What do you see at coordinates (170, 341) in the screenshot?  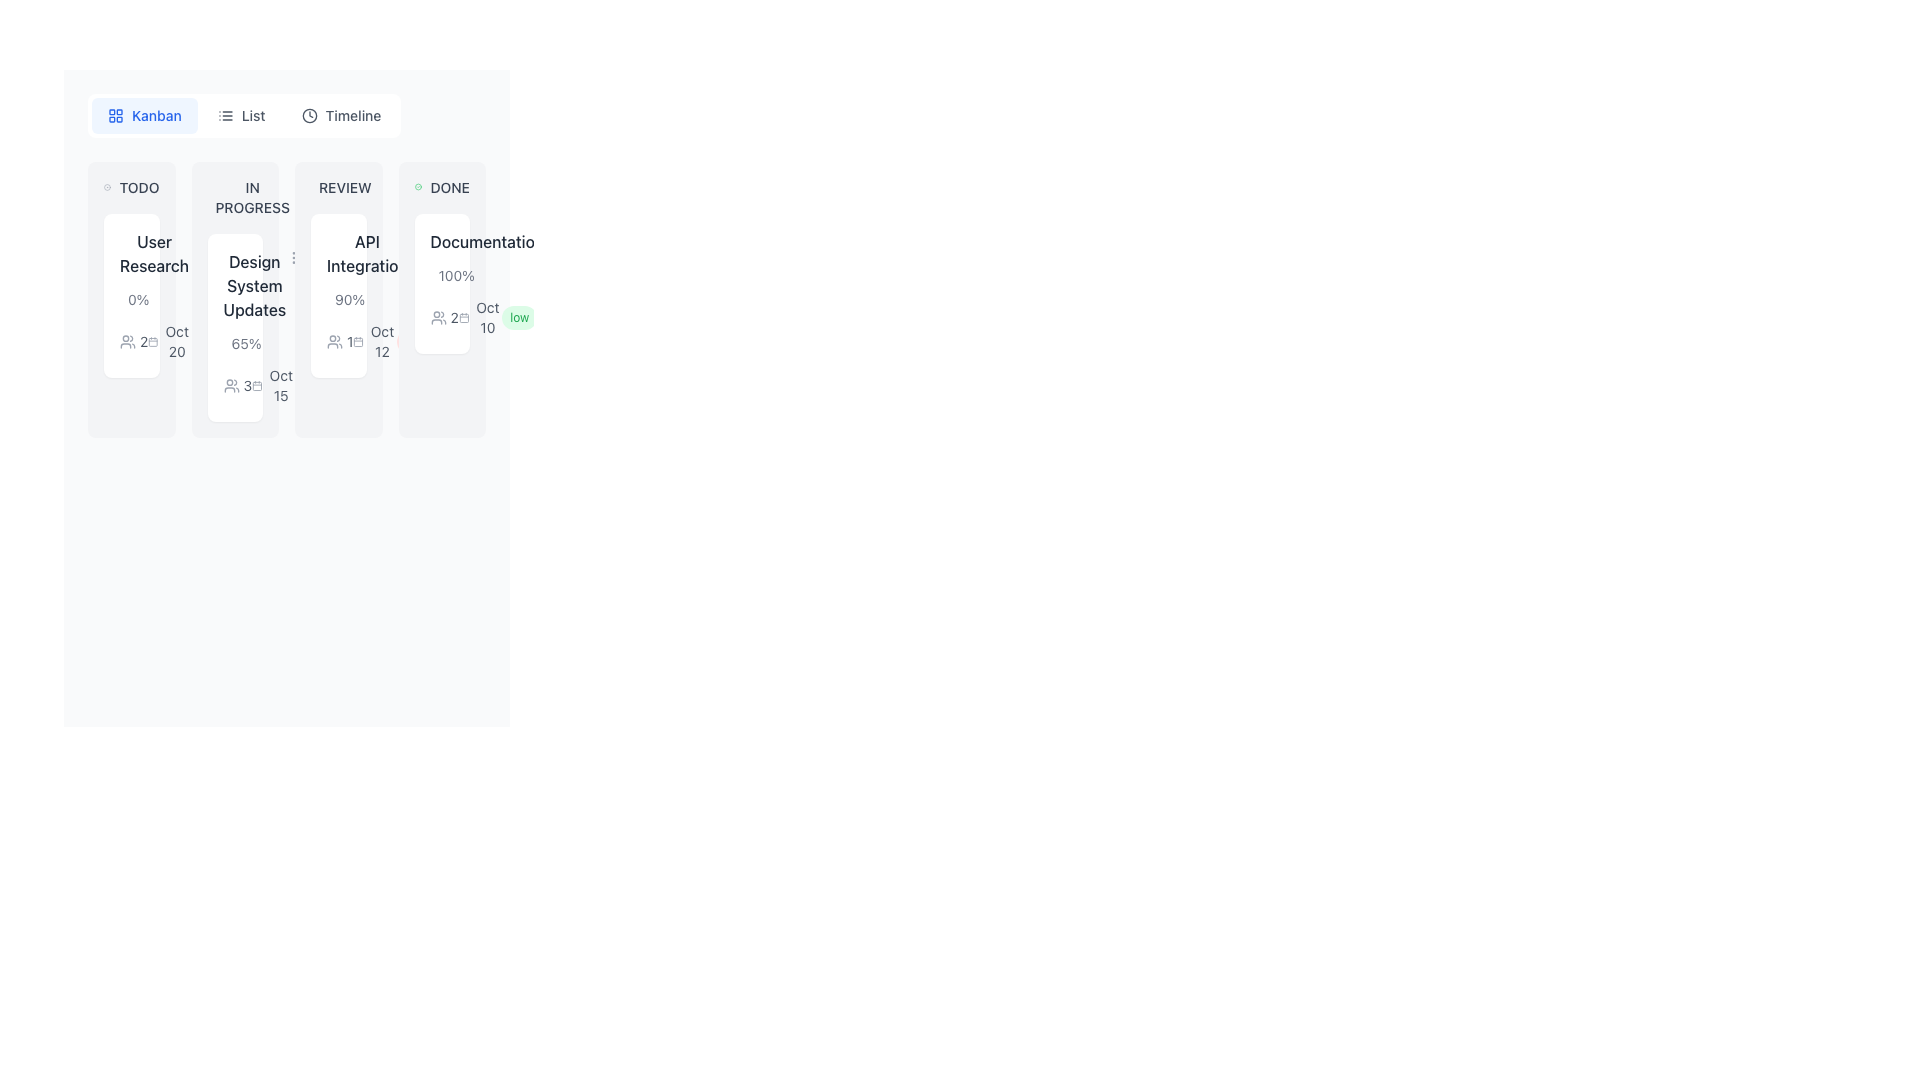 I see `the Date Label with Icon located within the 'User Research' card in the TODO column of the Kanban board, positioned below the main card title` at bounding box center [170, 341].